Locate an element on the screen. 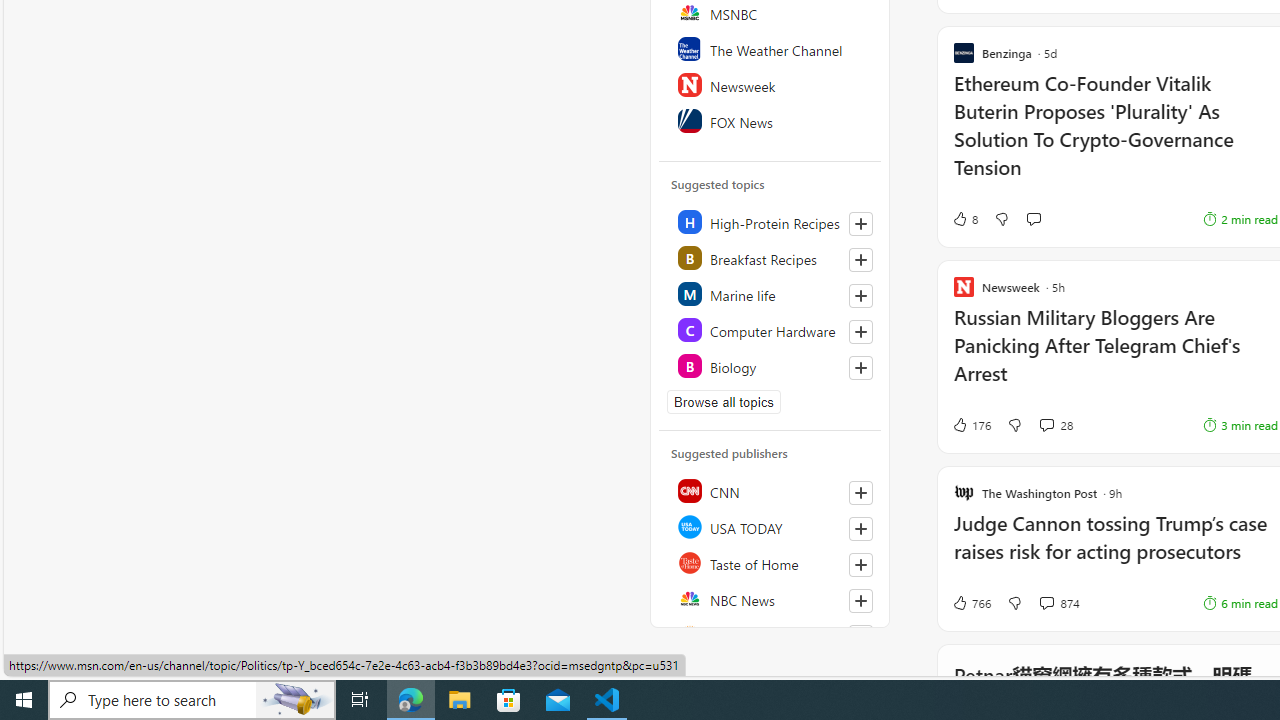  'USA TODAY' is located at coordinates (770, 526).